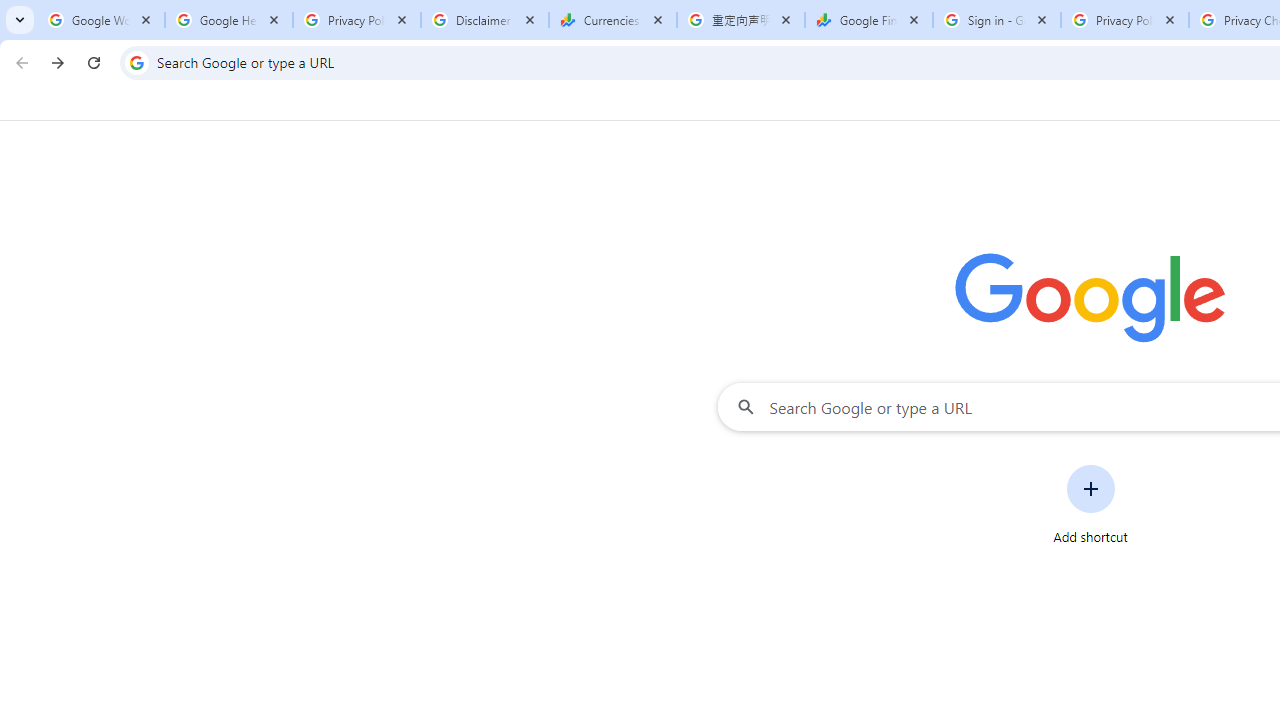 Image resolution: width=1280 pixels, height=720 pixels. Describe the element at coordinates (997, 20) in the screenshot. I see `'Sign in - Google Accounts'` at that location.